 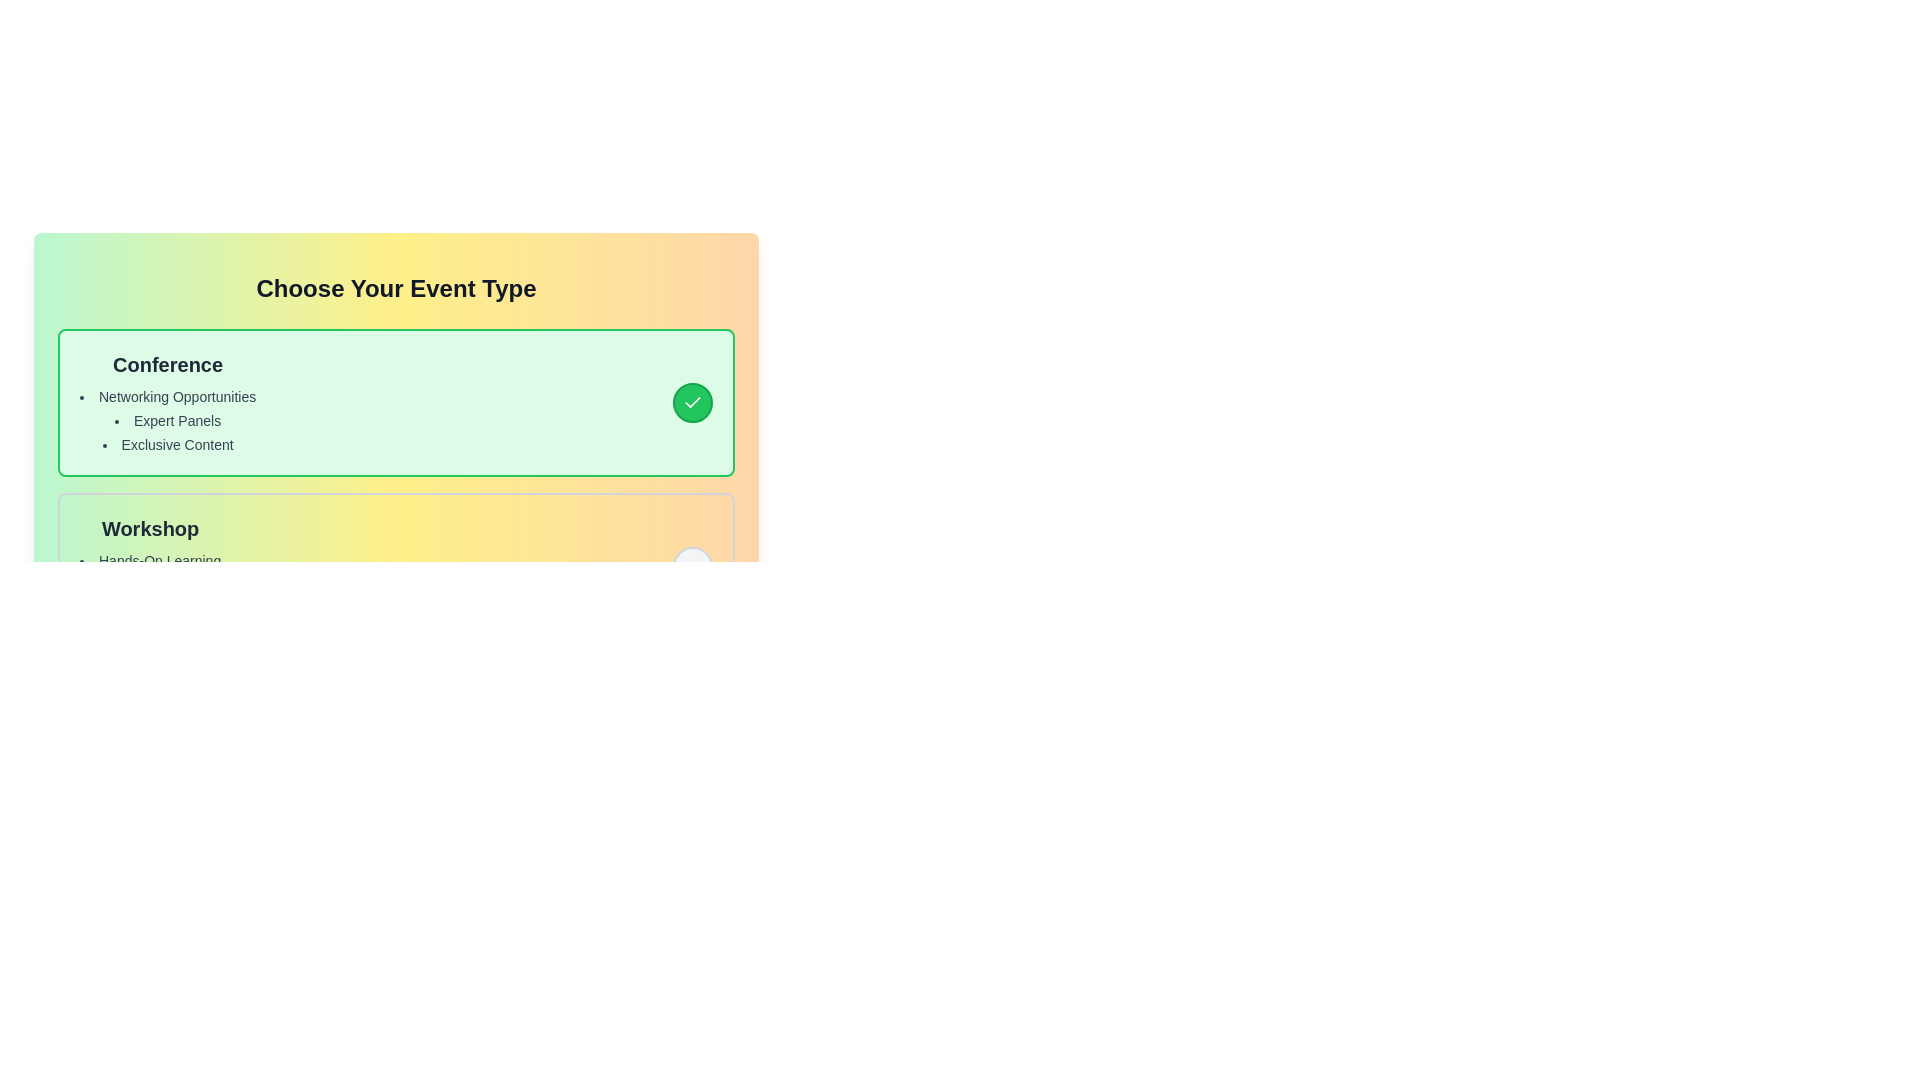 I want to click on the informational text block that provides an overview of features and activities for the 'Conference' event type, located in the left section of the green card, so click(x=168, y=402).